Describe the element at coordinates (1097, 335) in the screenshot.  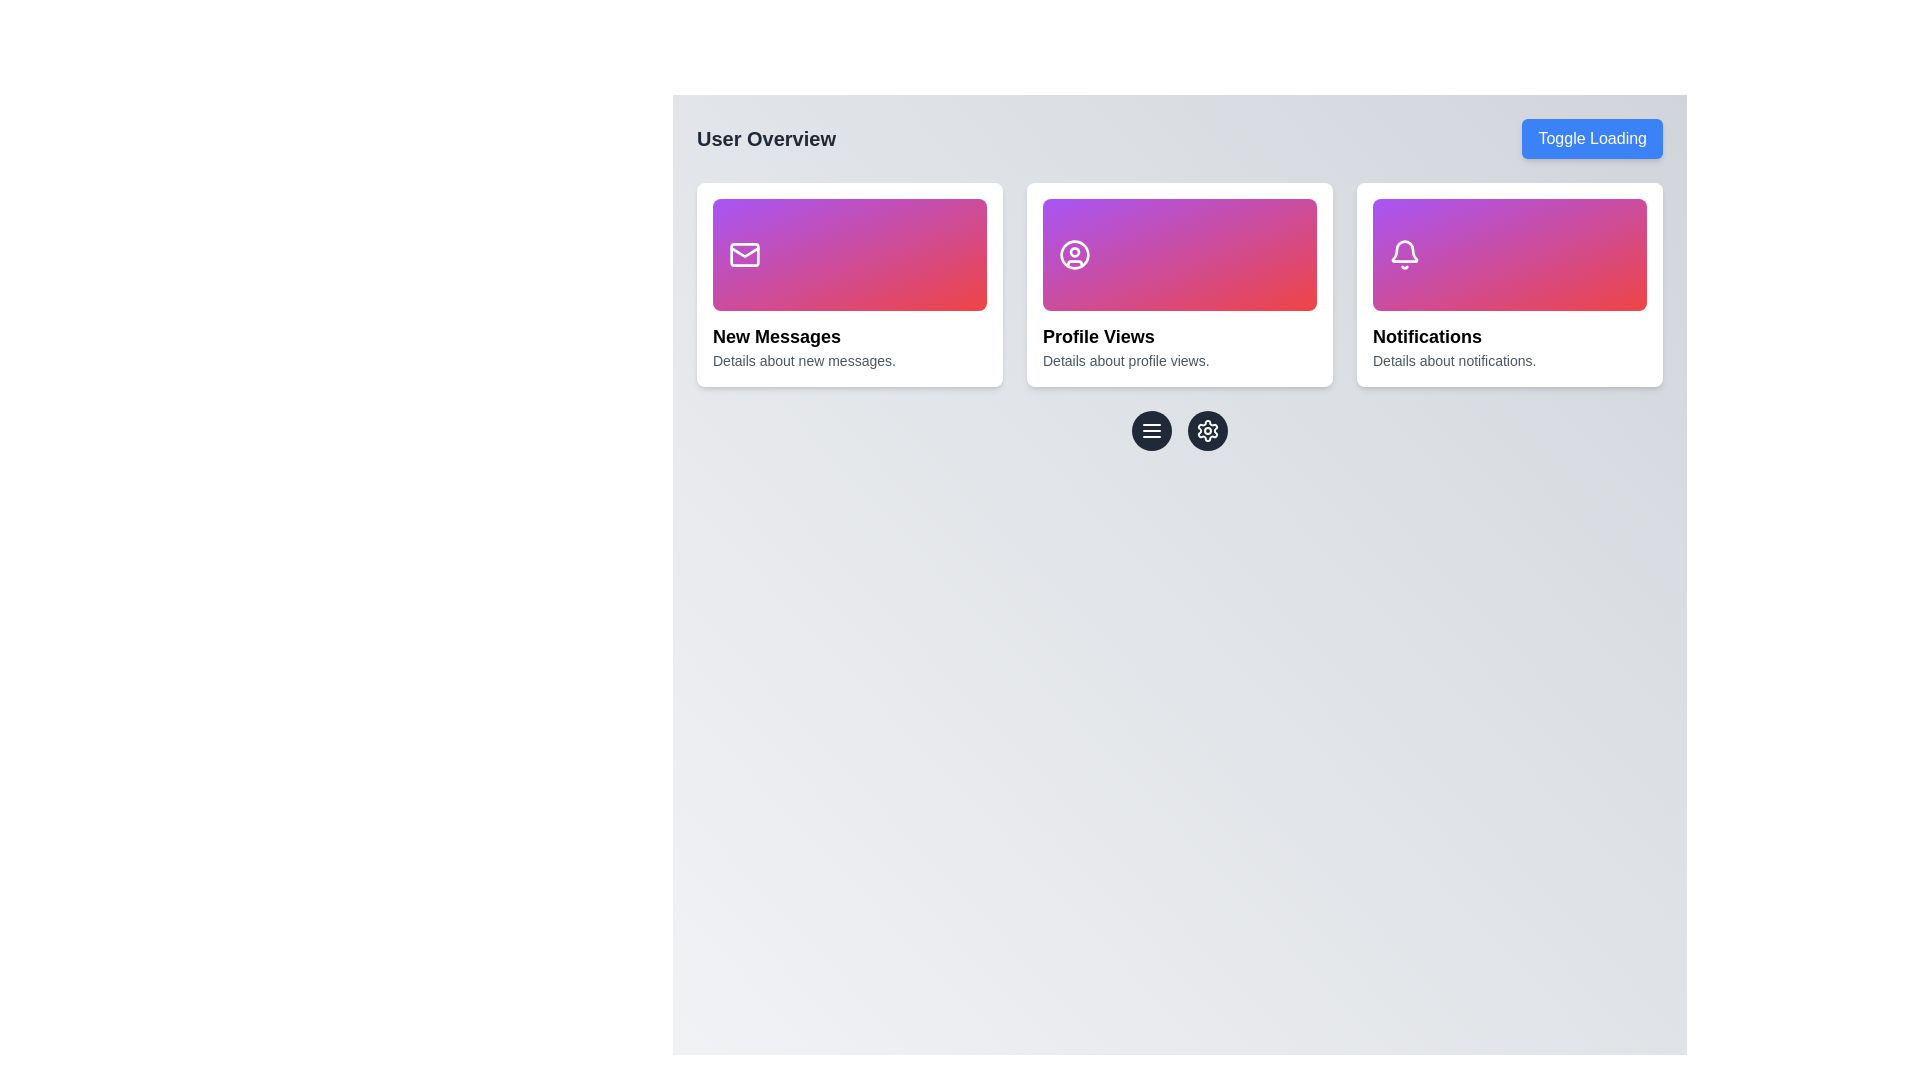
I see `the 'Profile Views' heading, which is a bold label in a card layout, centrally aligned in the second card of a three-card row layout` at that location.